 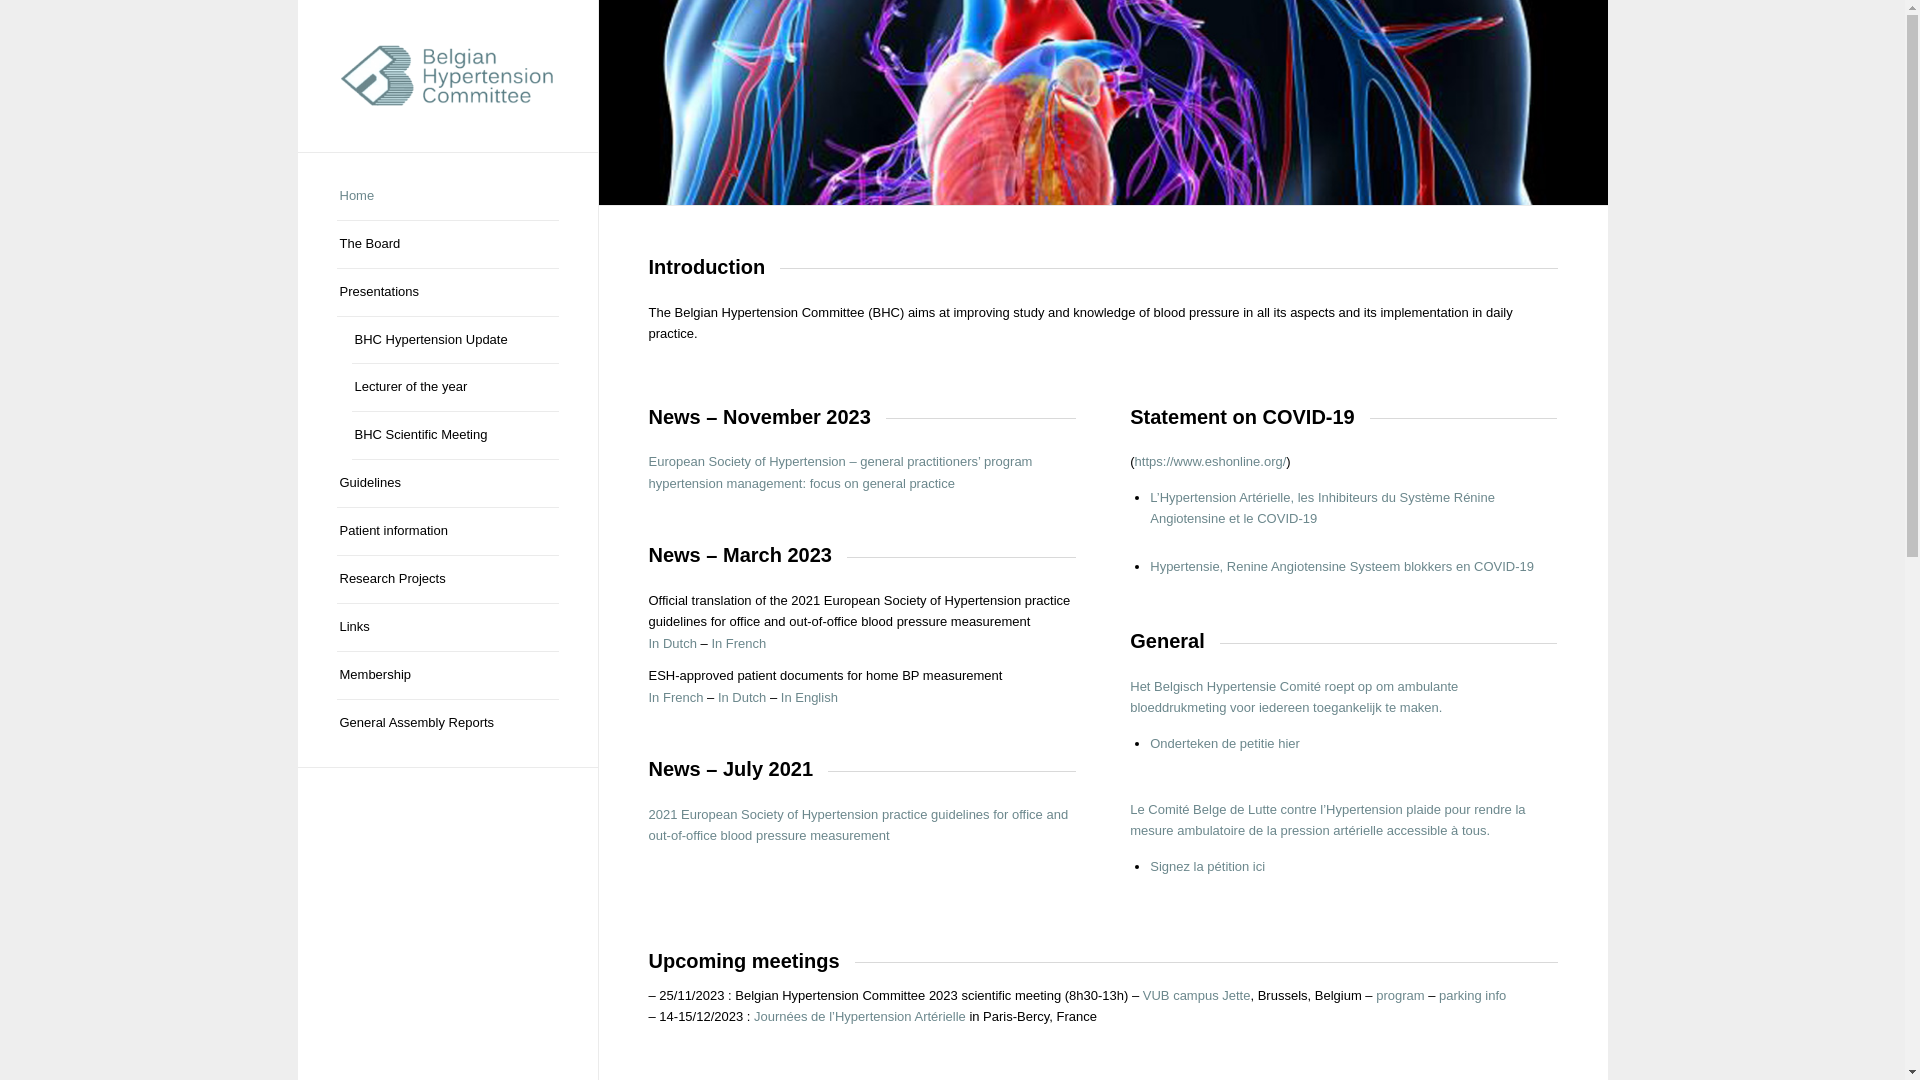 What do you see at coordinates (445, 531) in the screenshot?
I see `'Patient information'` at bounding box center [445, 531].